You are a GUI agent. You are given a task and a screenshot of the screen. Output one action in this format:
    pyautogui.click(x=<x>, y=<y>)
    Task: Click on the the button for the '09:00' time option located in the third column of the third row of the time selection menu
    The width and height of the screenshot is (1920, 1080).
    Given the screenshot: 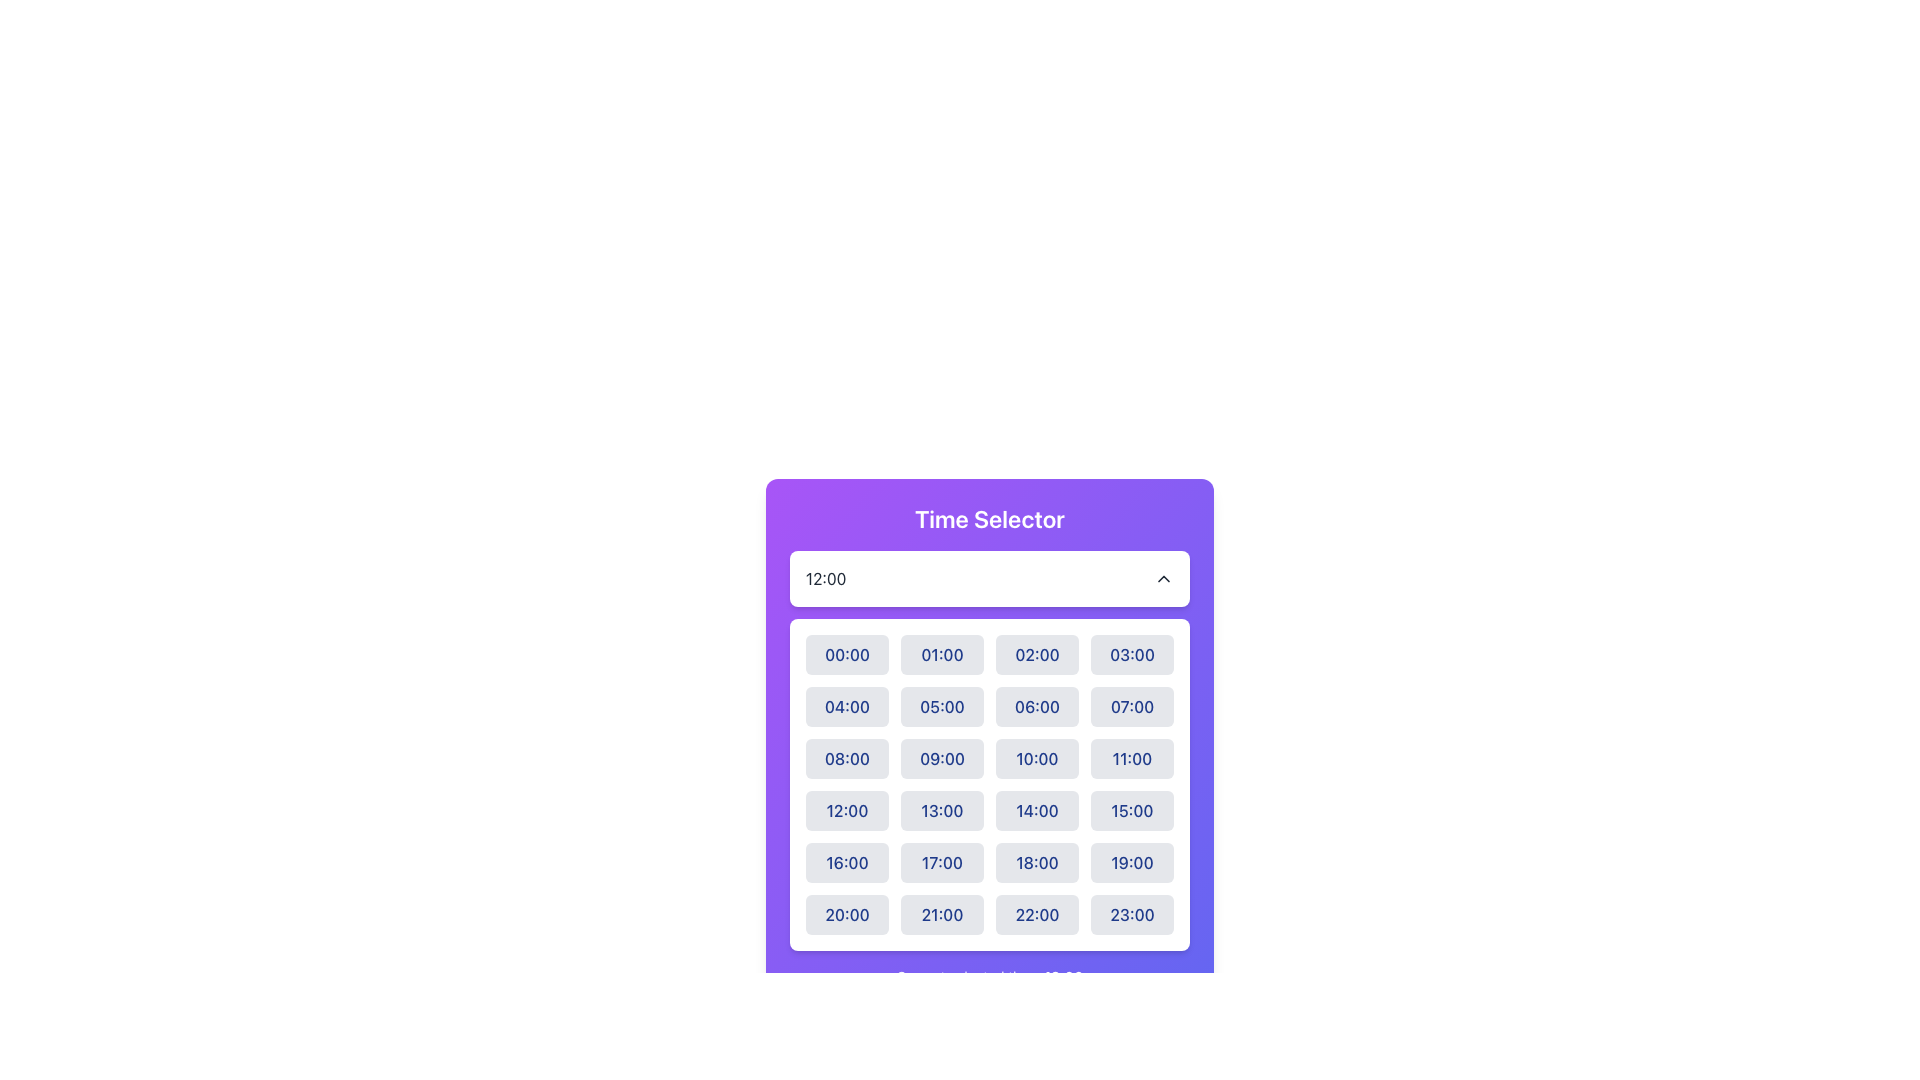 What is the action you would take?
    pyautogui.click(x=941, y=759)
    